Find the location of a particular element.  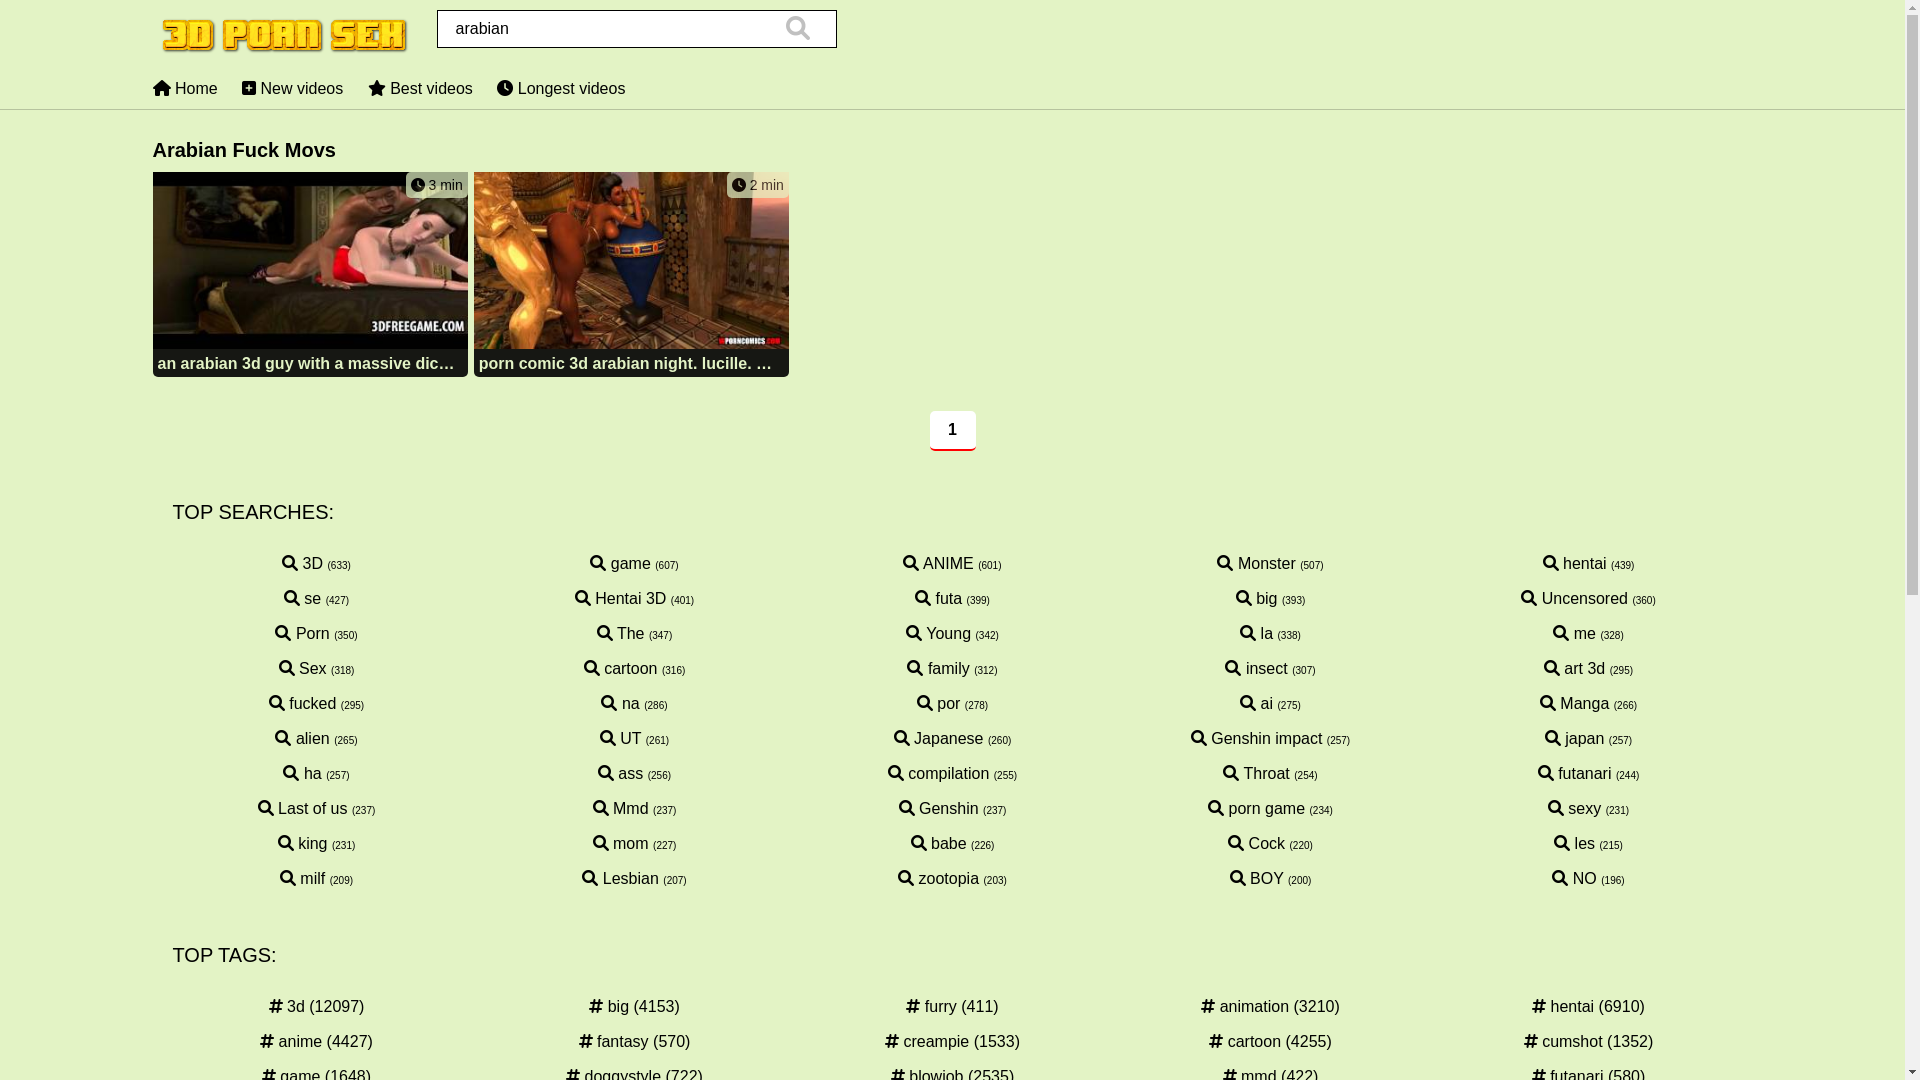

'2 min is located at coordinates (630, 276).